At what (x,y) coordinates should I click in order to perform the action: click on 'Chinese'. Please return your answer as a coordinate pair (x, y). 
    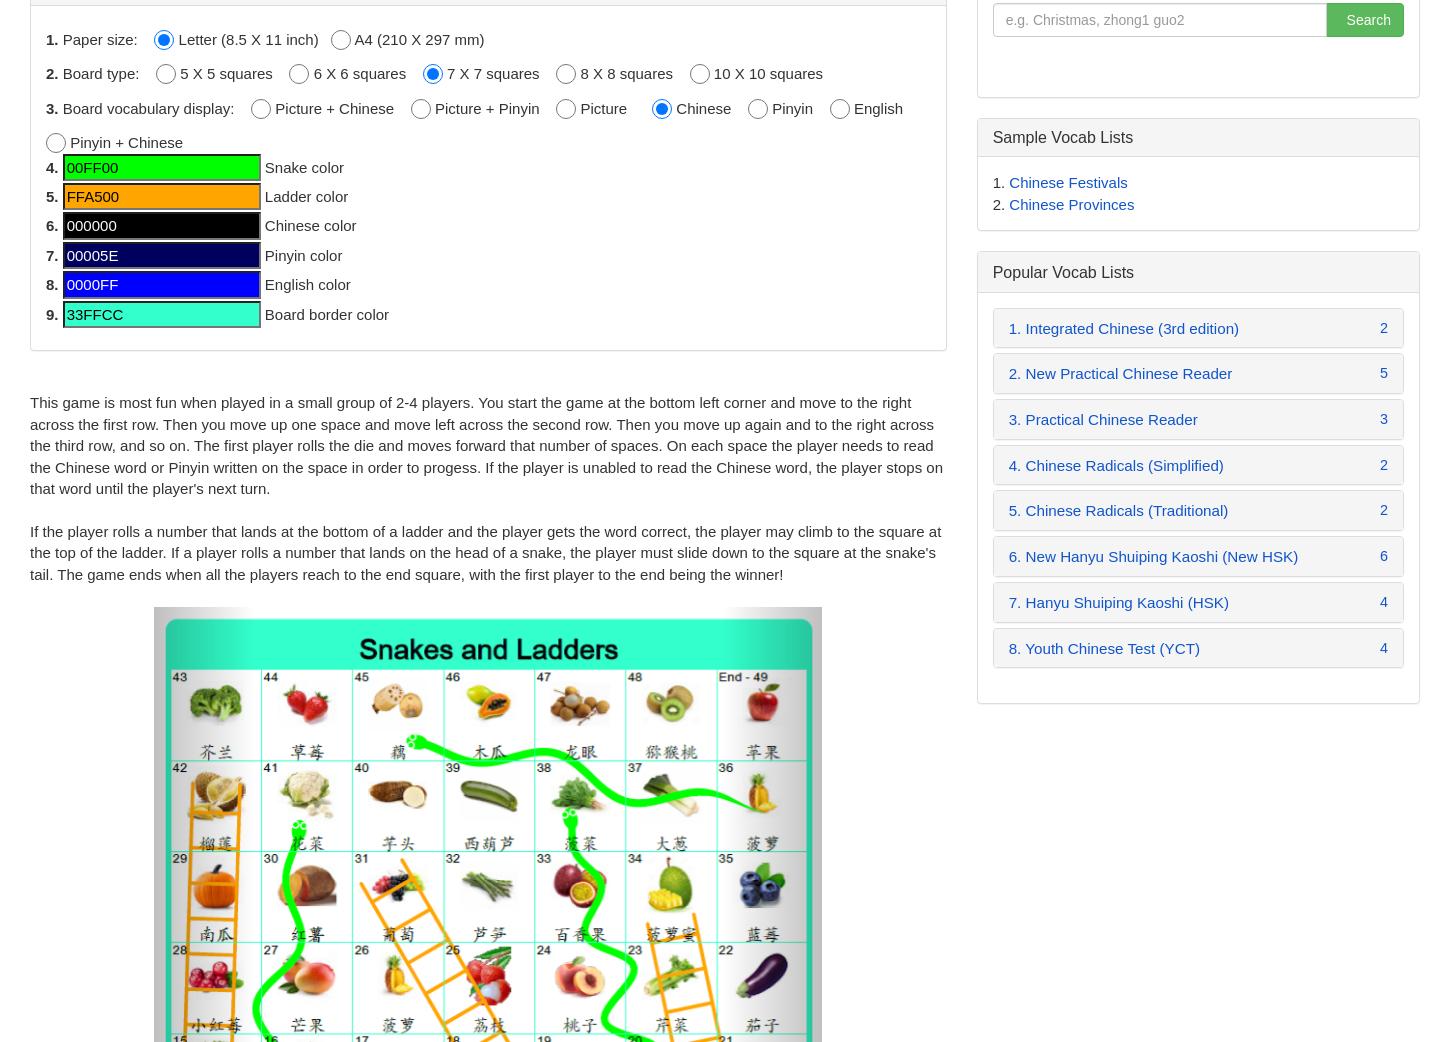
    Looking at the image, I should click on (709, 107).